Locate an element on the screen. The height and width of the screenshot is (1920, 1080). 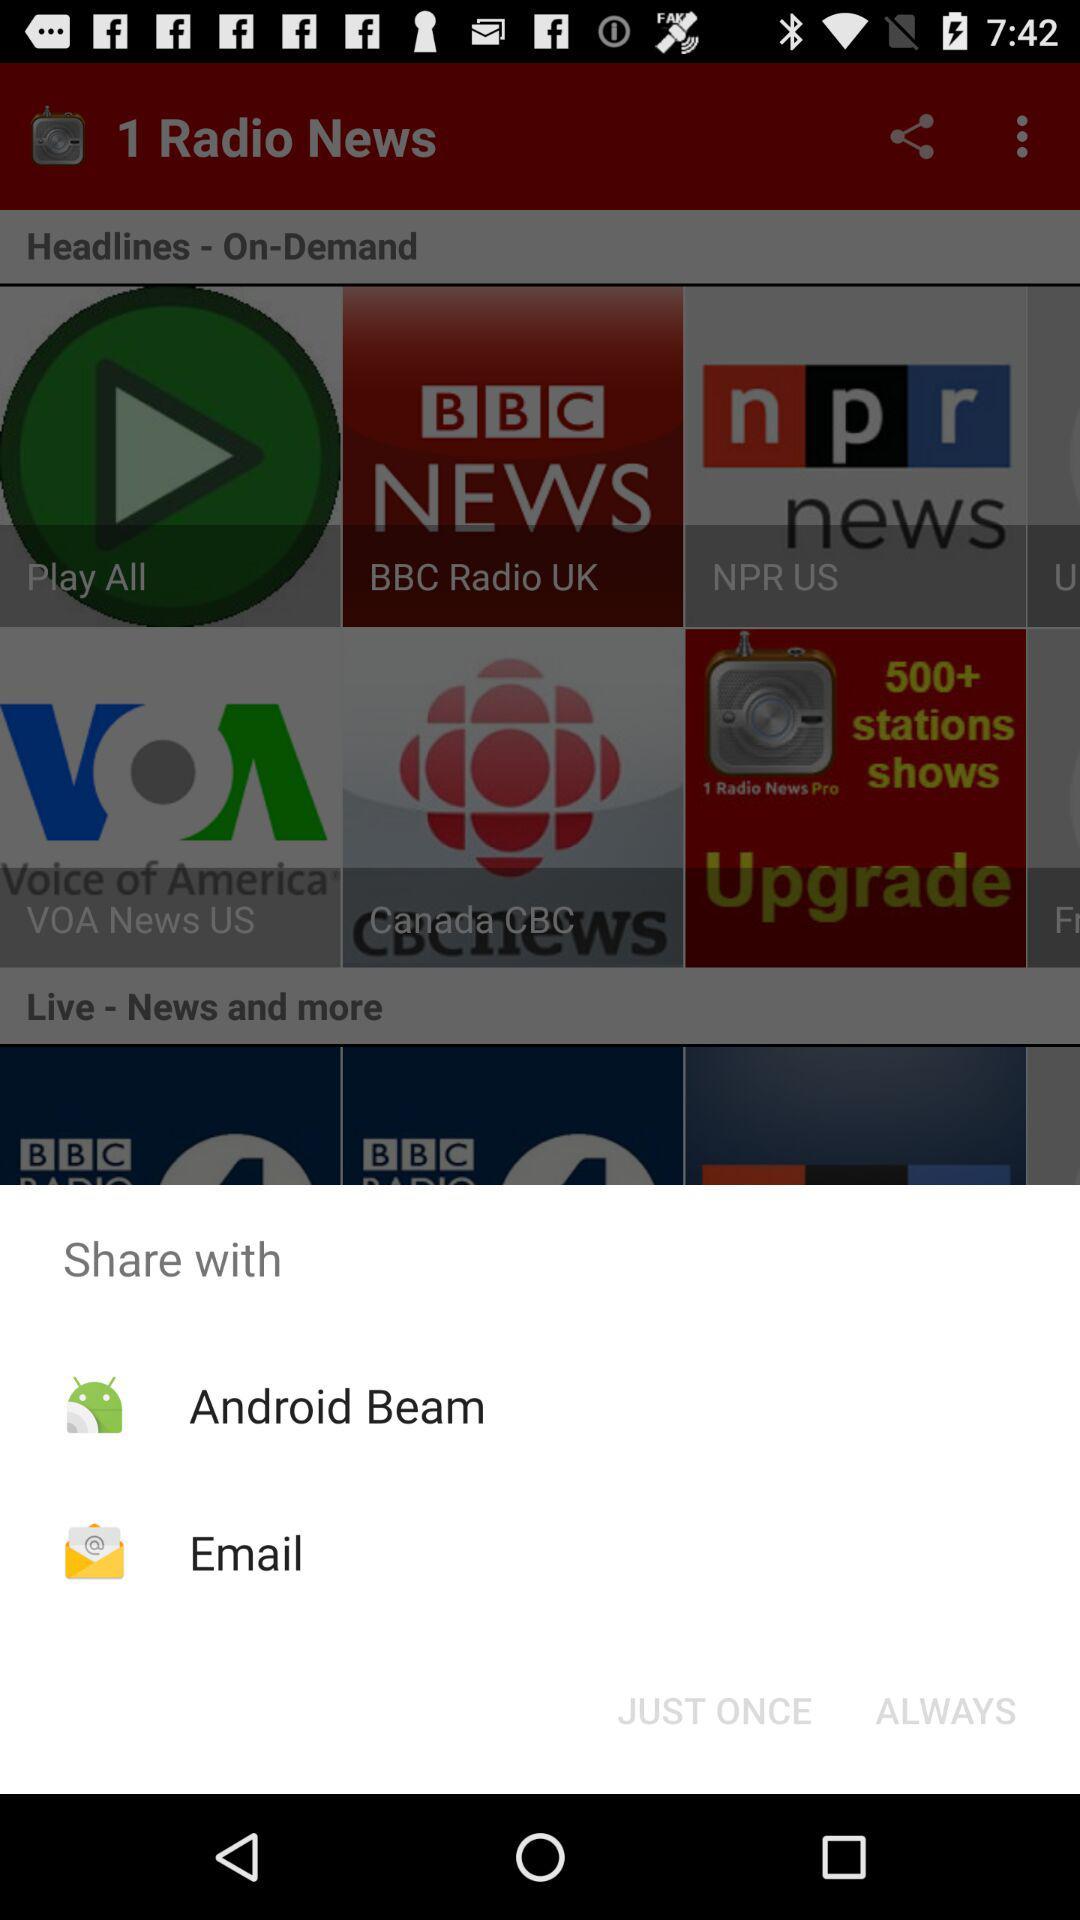
android beam item is located at coordinates (336, 1404).